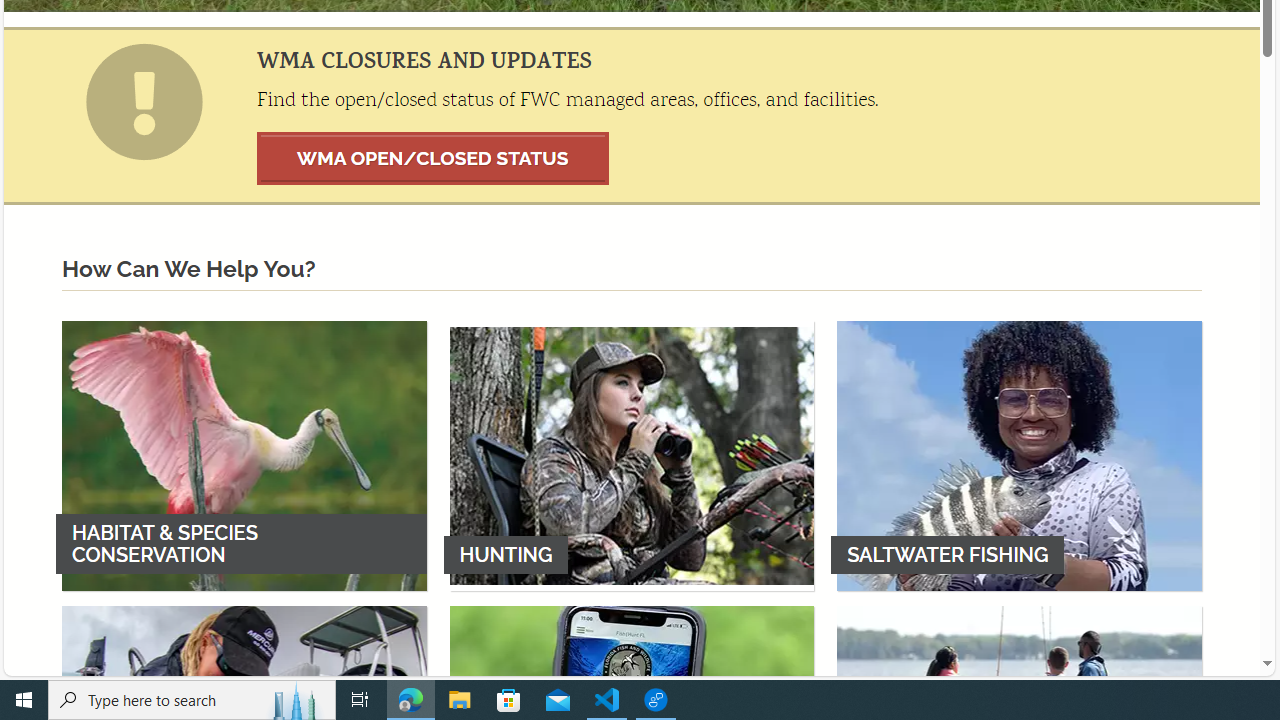  I want to click on 'HUNTING', so click(631, 455).